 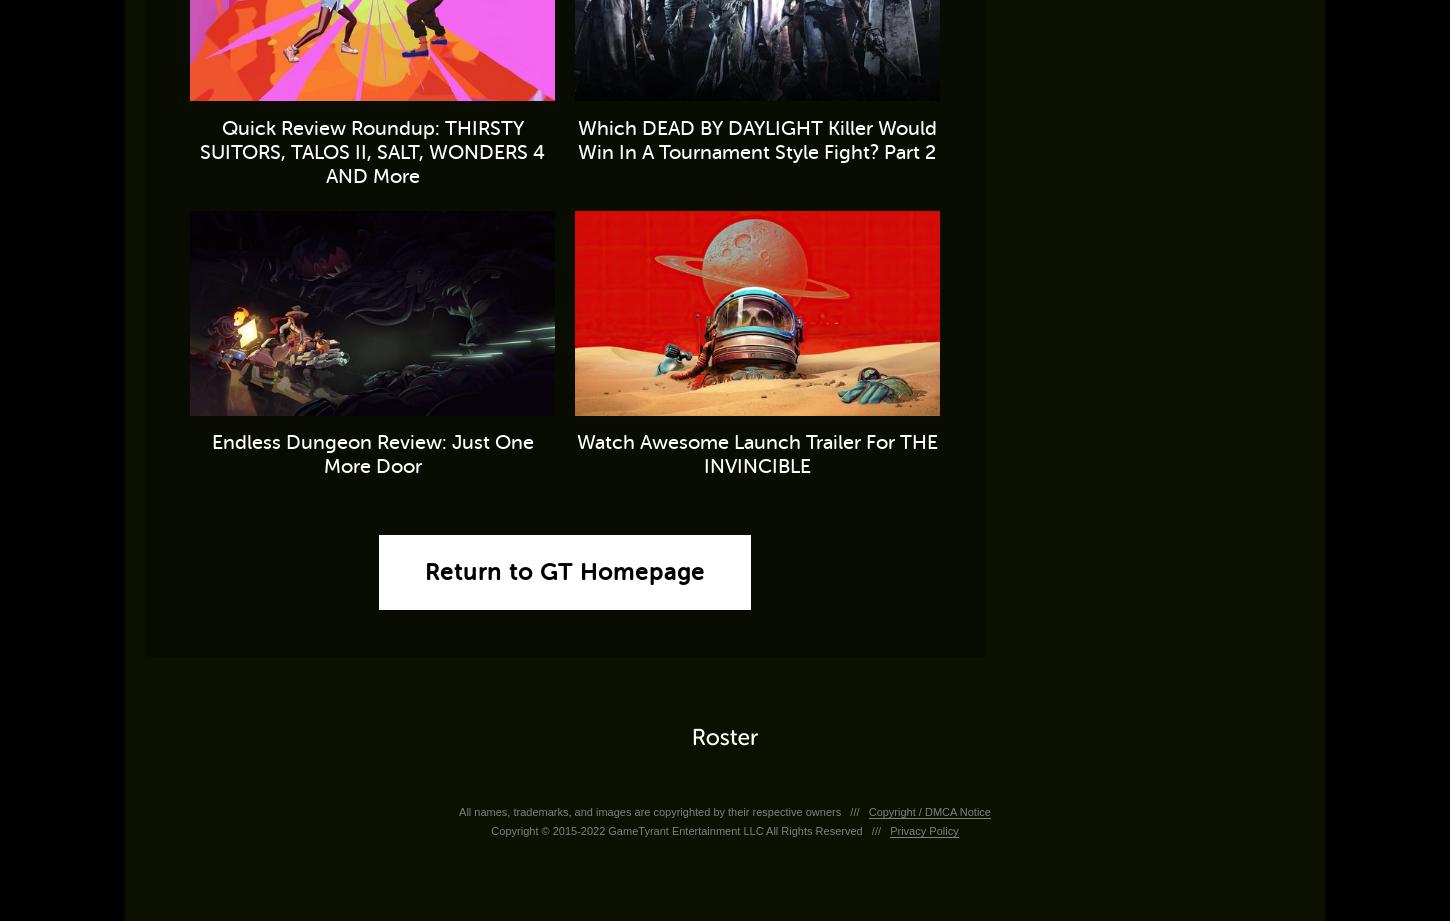 I want to click on 'Return to GT Homepage', so click(x=565, y=570).